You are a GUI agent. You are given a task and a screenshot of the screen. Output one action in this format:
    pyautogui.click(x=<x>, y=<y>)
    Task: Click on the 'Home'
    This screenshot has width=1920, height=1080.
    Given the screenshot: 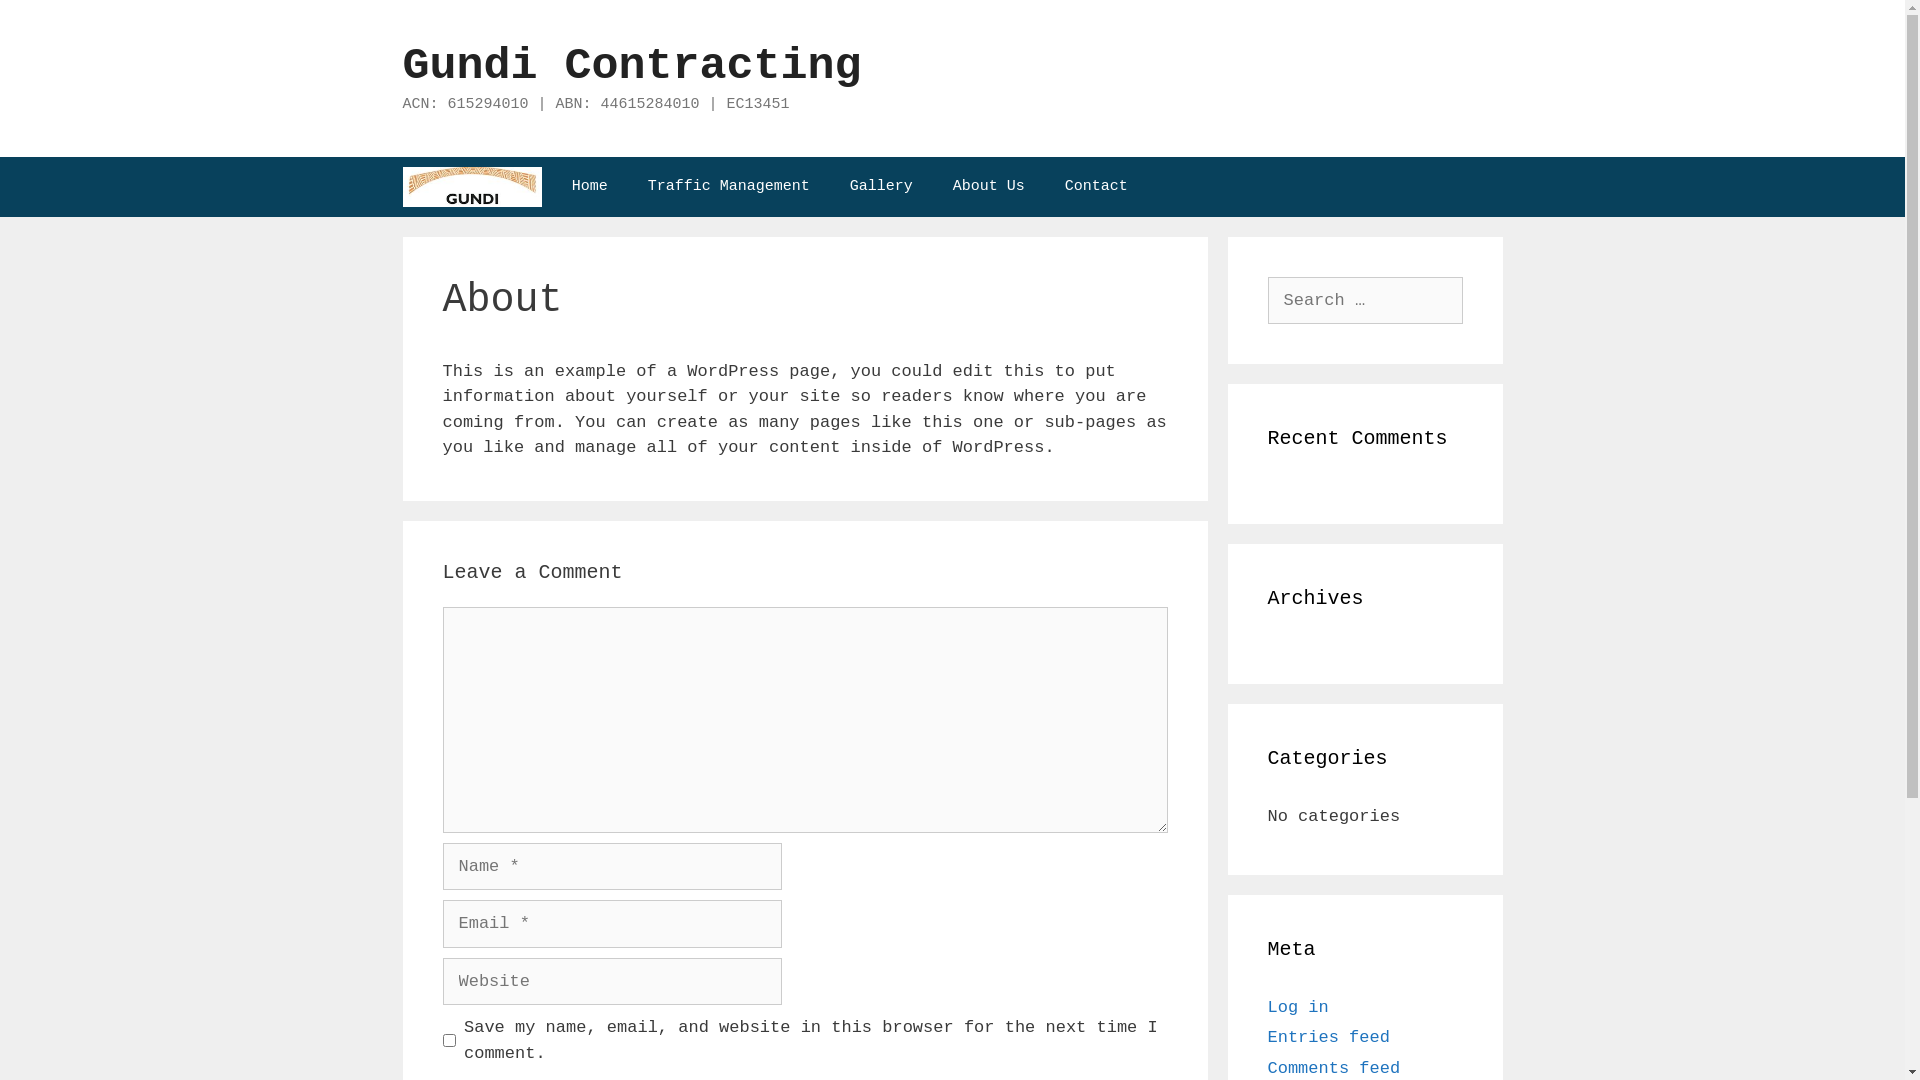 What is the action you would take?
    pyautogui.click(x=589, y=185)
    